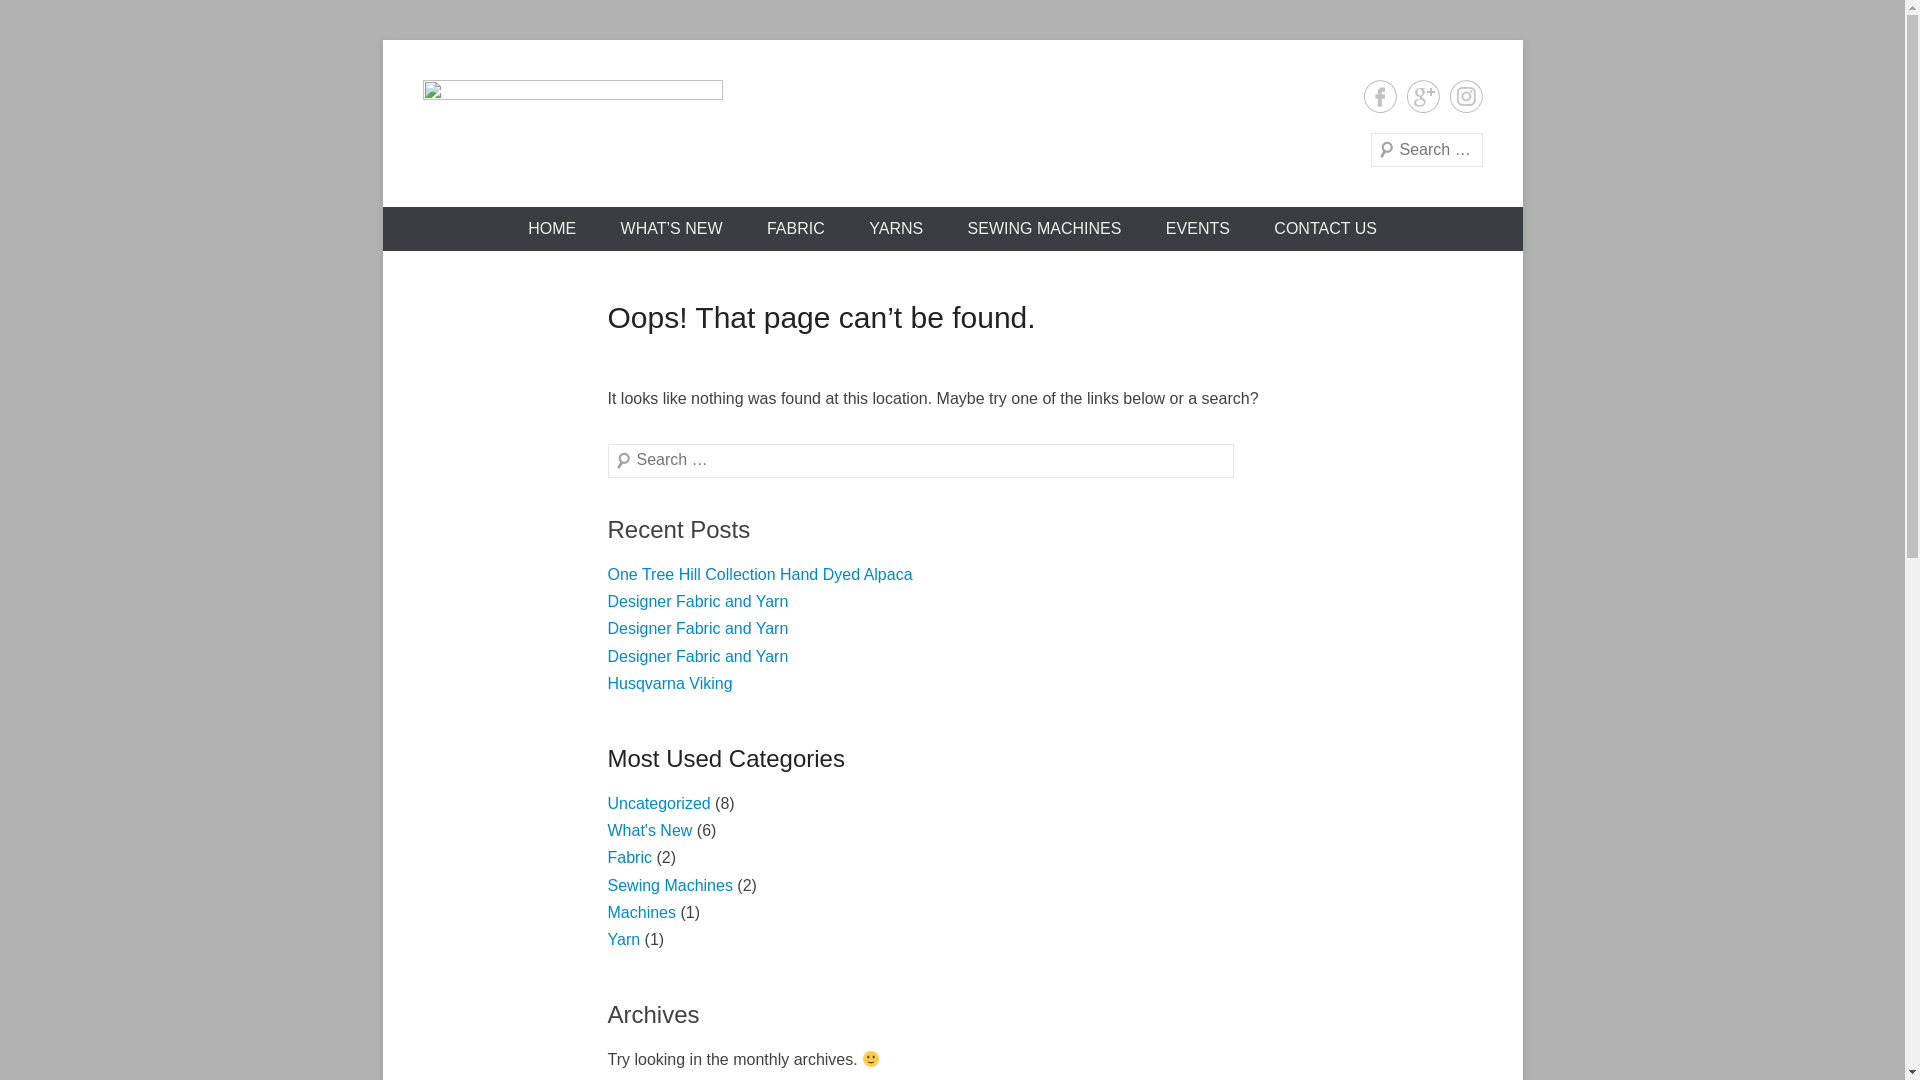 Image resolution: width=1920 pixels, height=1080 pixels. Describe the element at coordinates (698, 600) in the screenshot. I see `'Designer Fabric and Yarn'` at that location.